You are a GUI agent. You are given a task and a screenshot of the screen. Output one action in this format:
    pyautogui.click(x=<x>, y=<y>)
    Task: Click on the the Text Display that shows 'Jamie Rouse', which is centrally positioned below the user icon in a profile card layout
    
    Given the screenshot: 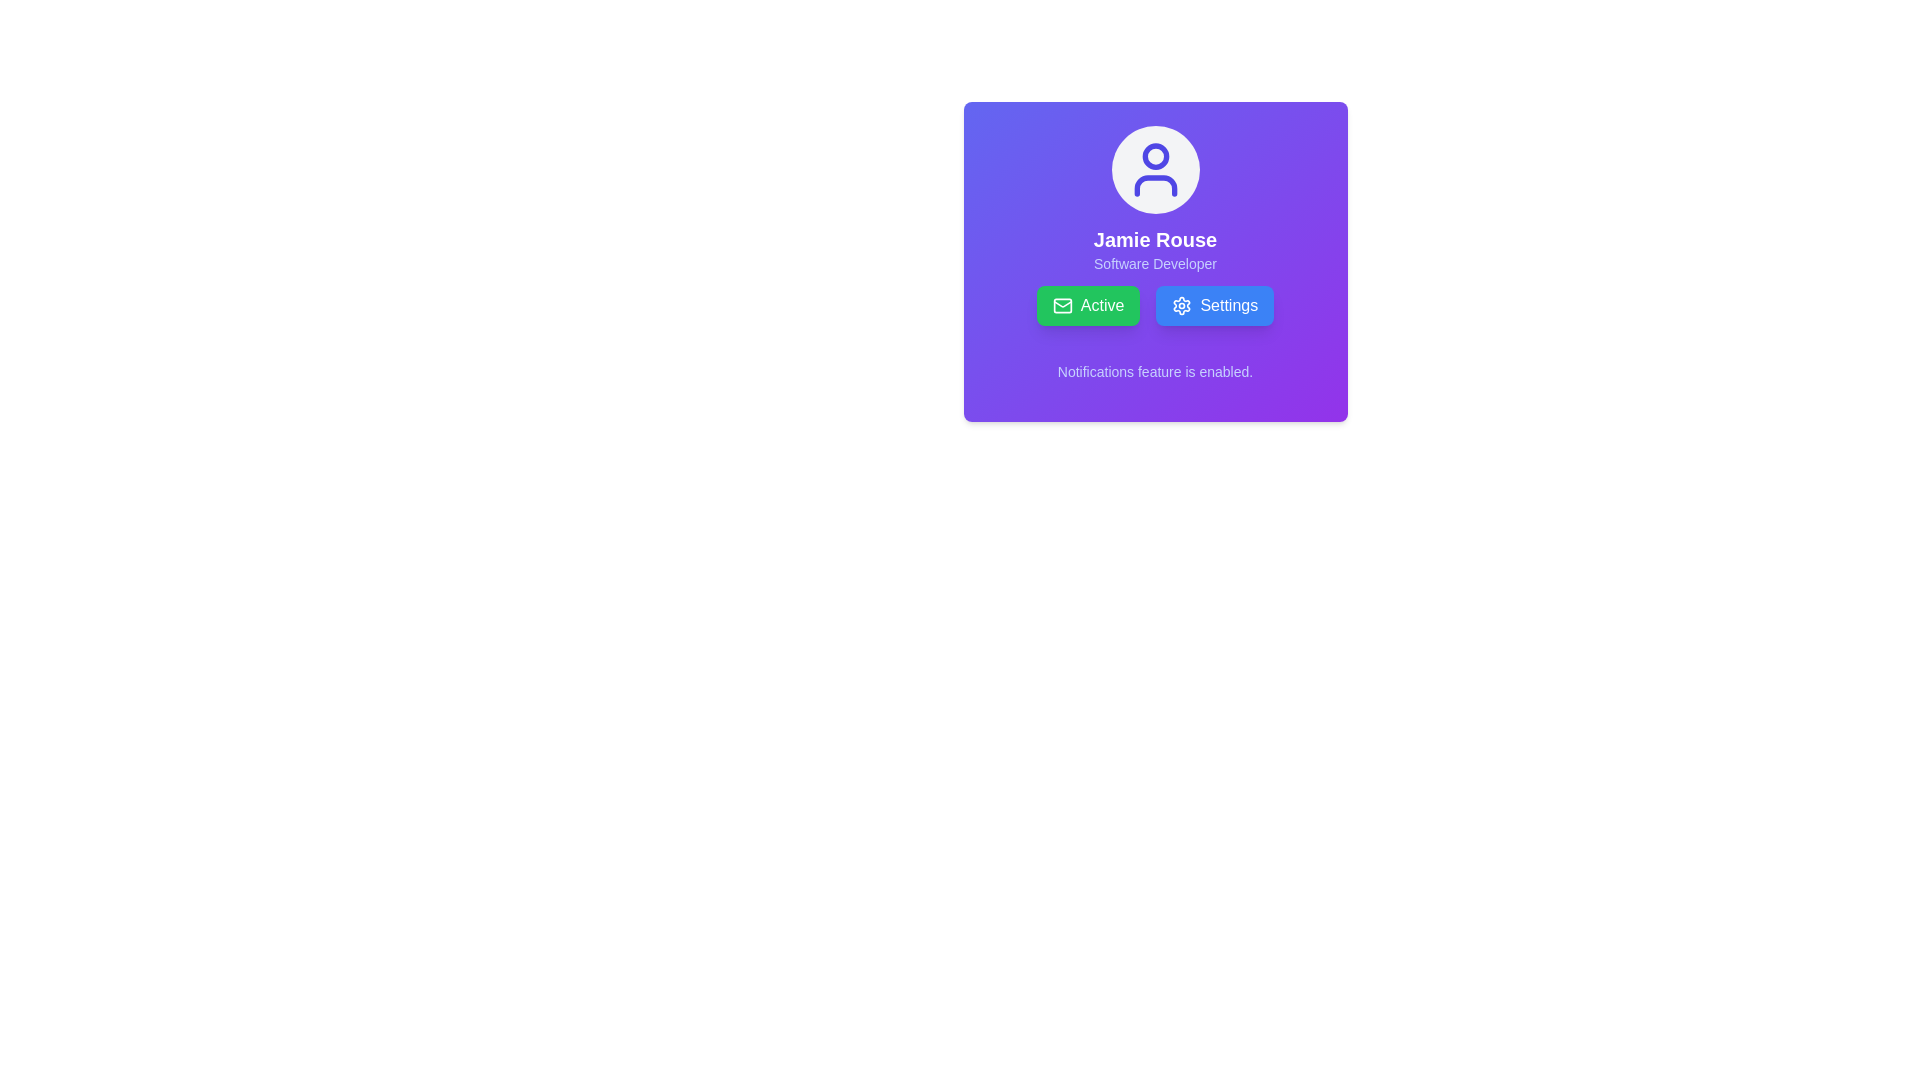 What is the action you would take?
    pyautogui.click(x=1155, y=238)
    